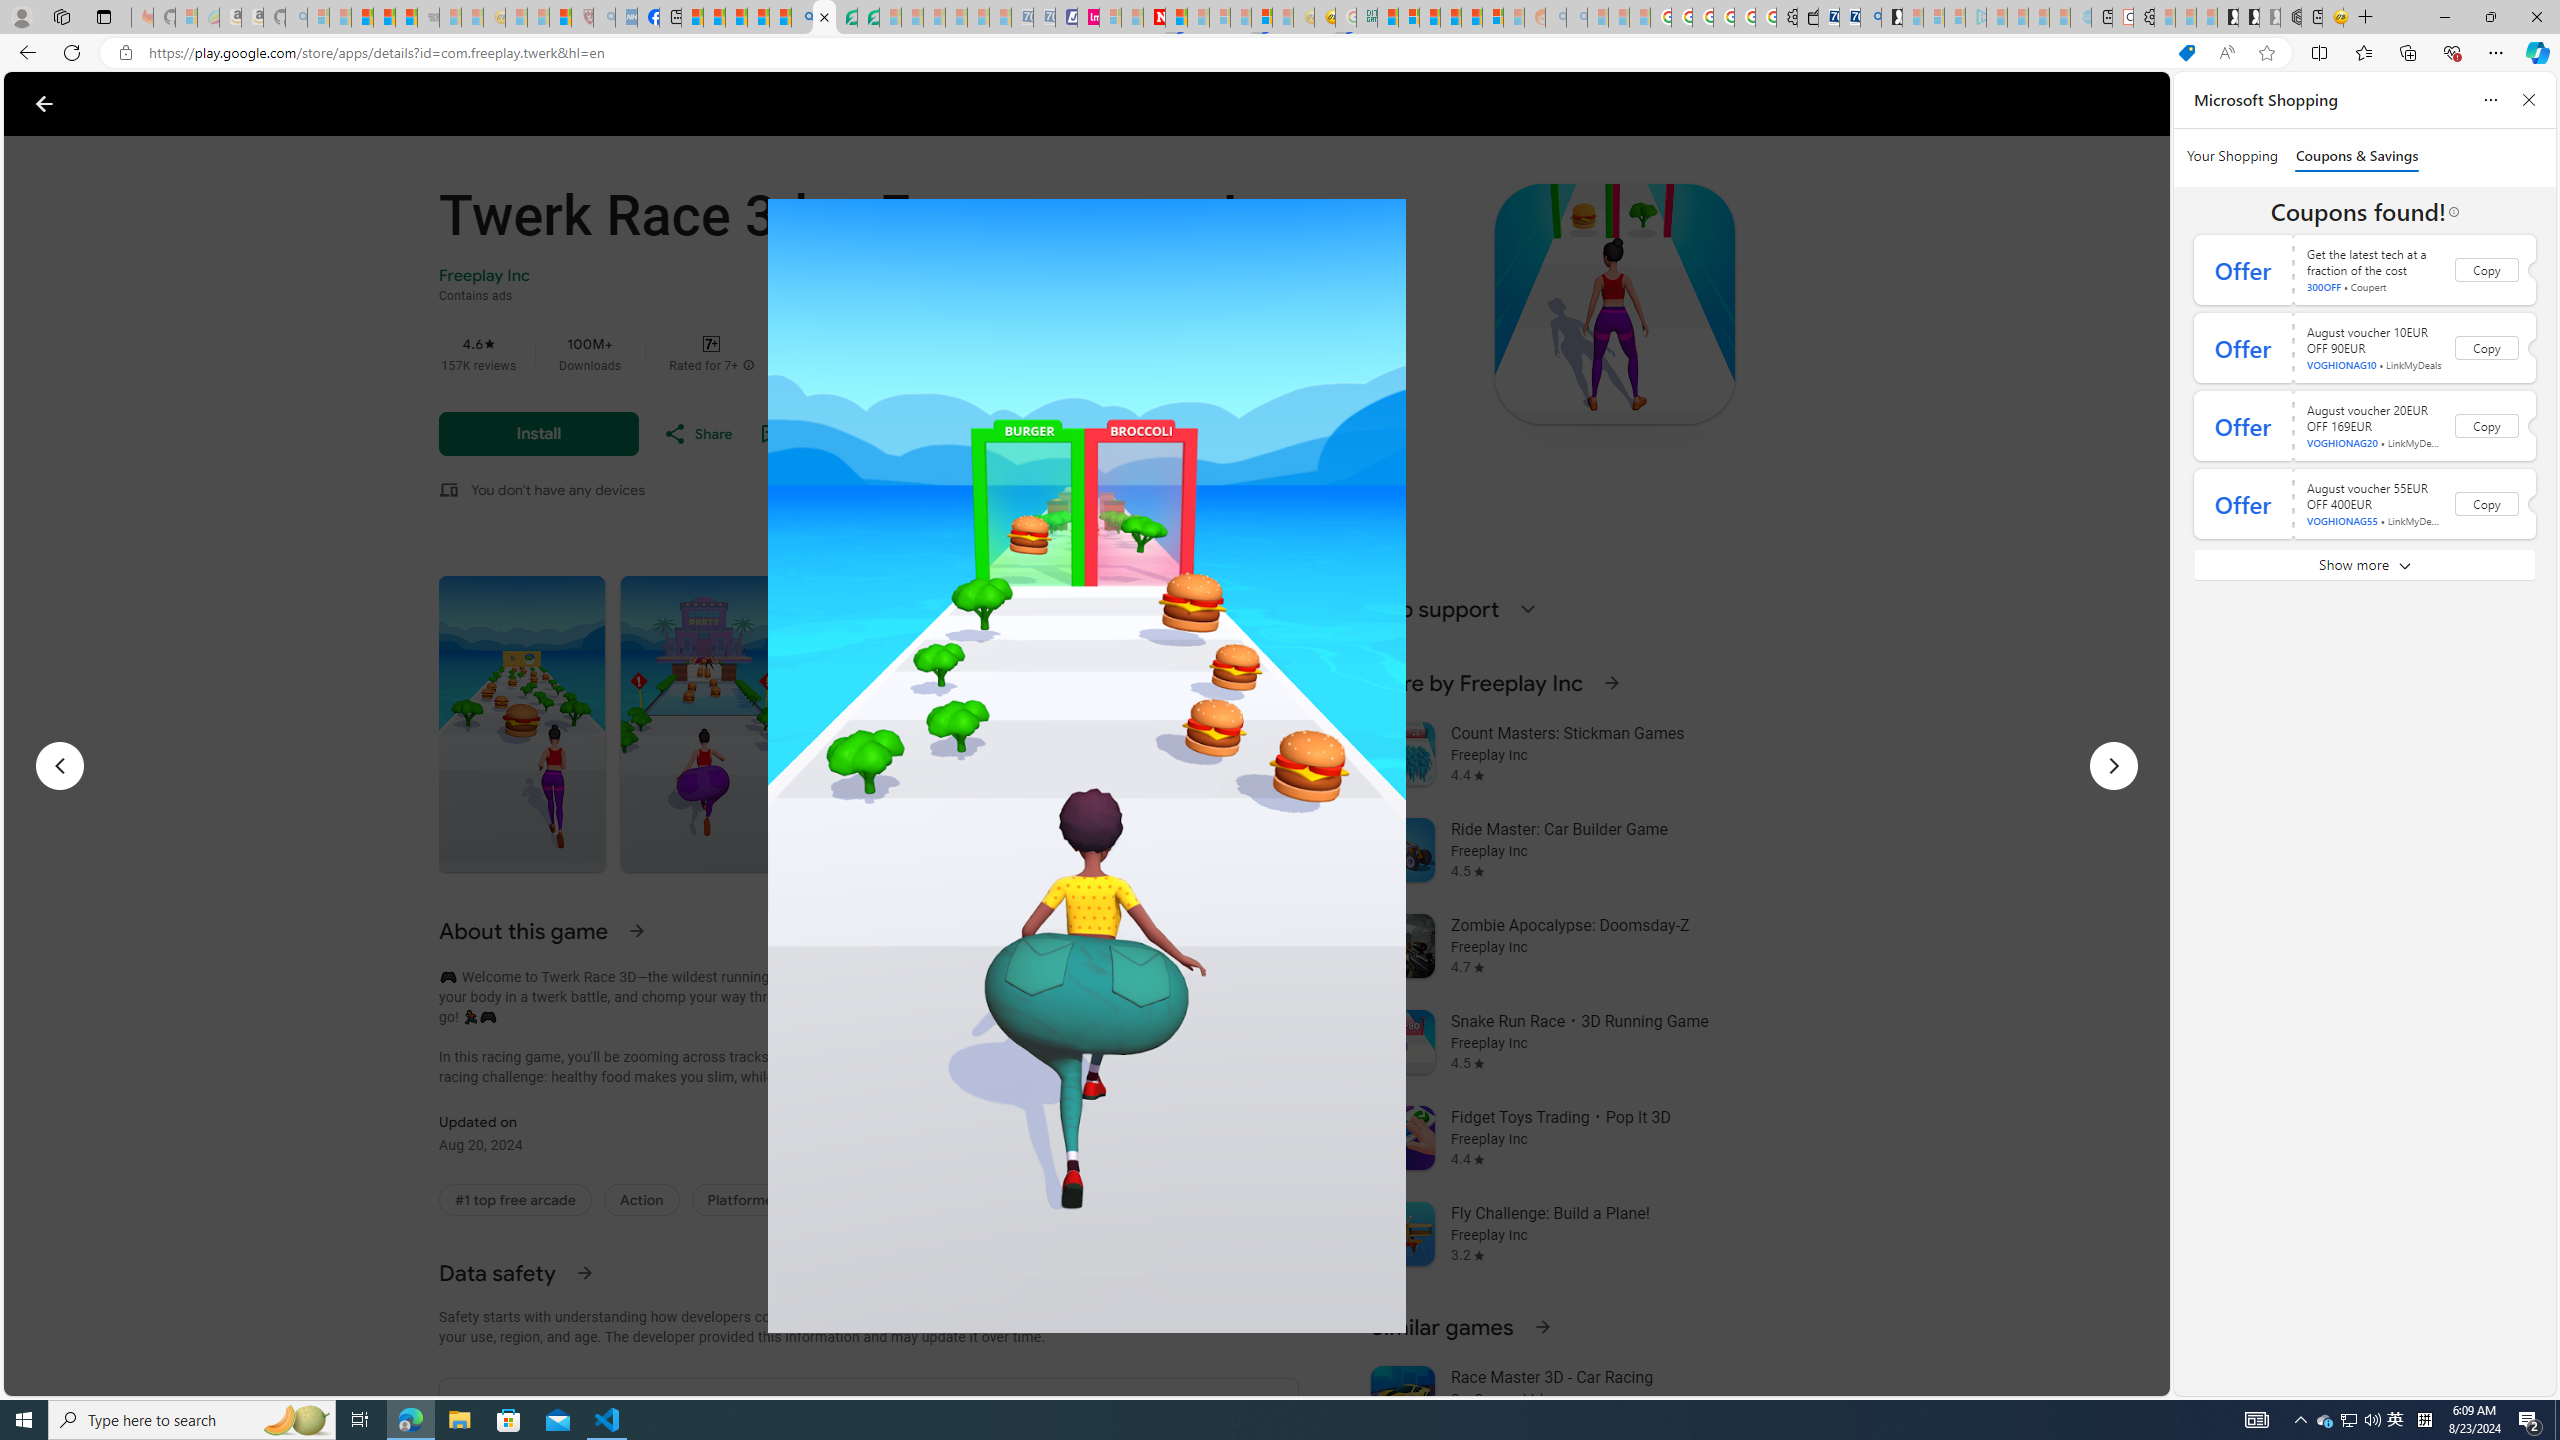 The width and height of the screenshot is (2560, 1440). I want to click on 'Terms of Use Agreement', so click(845, 16).